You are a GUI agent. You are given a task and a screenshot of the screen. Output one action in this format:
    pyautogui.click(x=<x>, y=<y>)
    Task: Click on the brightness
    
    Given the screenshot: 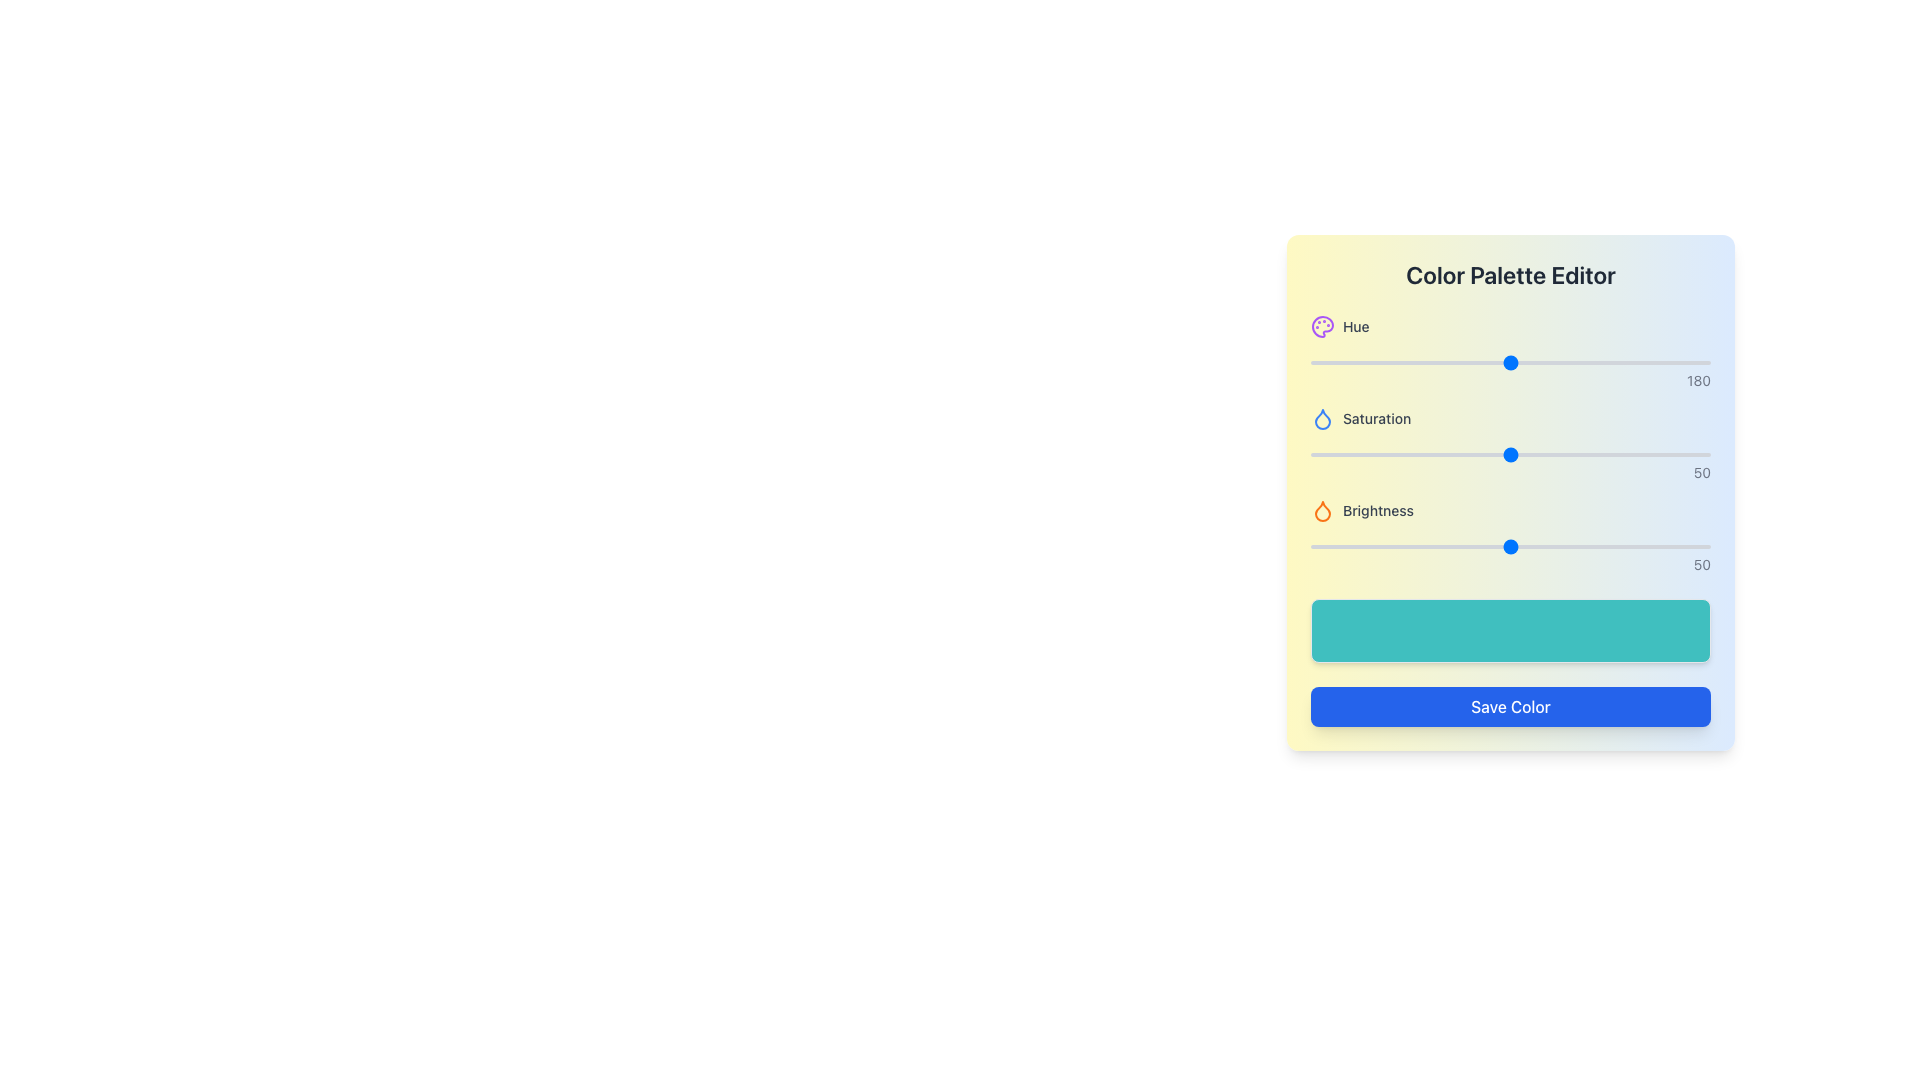 What is the action you would take?
    pyautogui.click(x=1521, y=547)
    